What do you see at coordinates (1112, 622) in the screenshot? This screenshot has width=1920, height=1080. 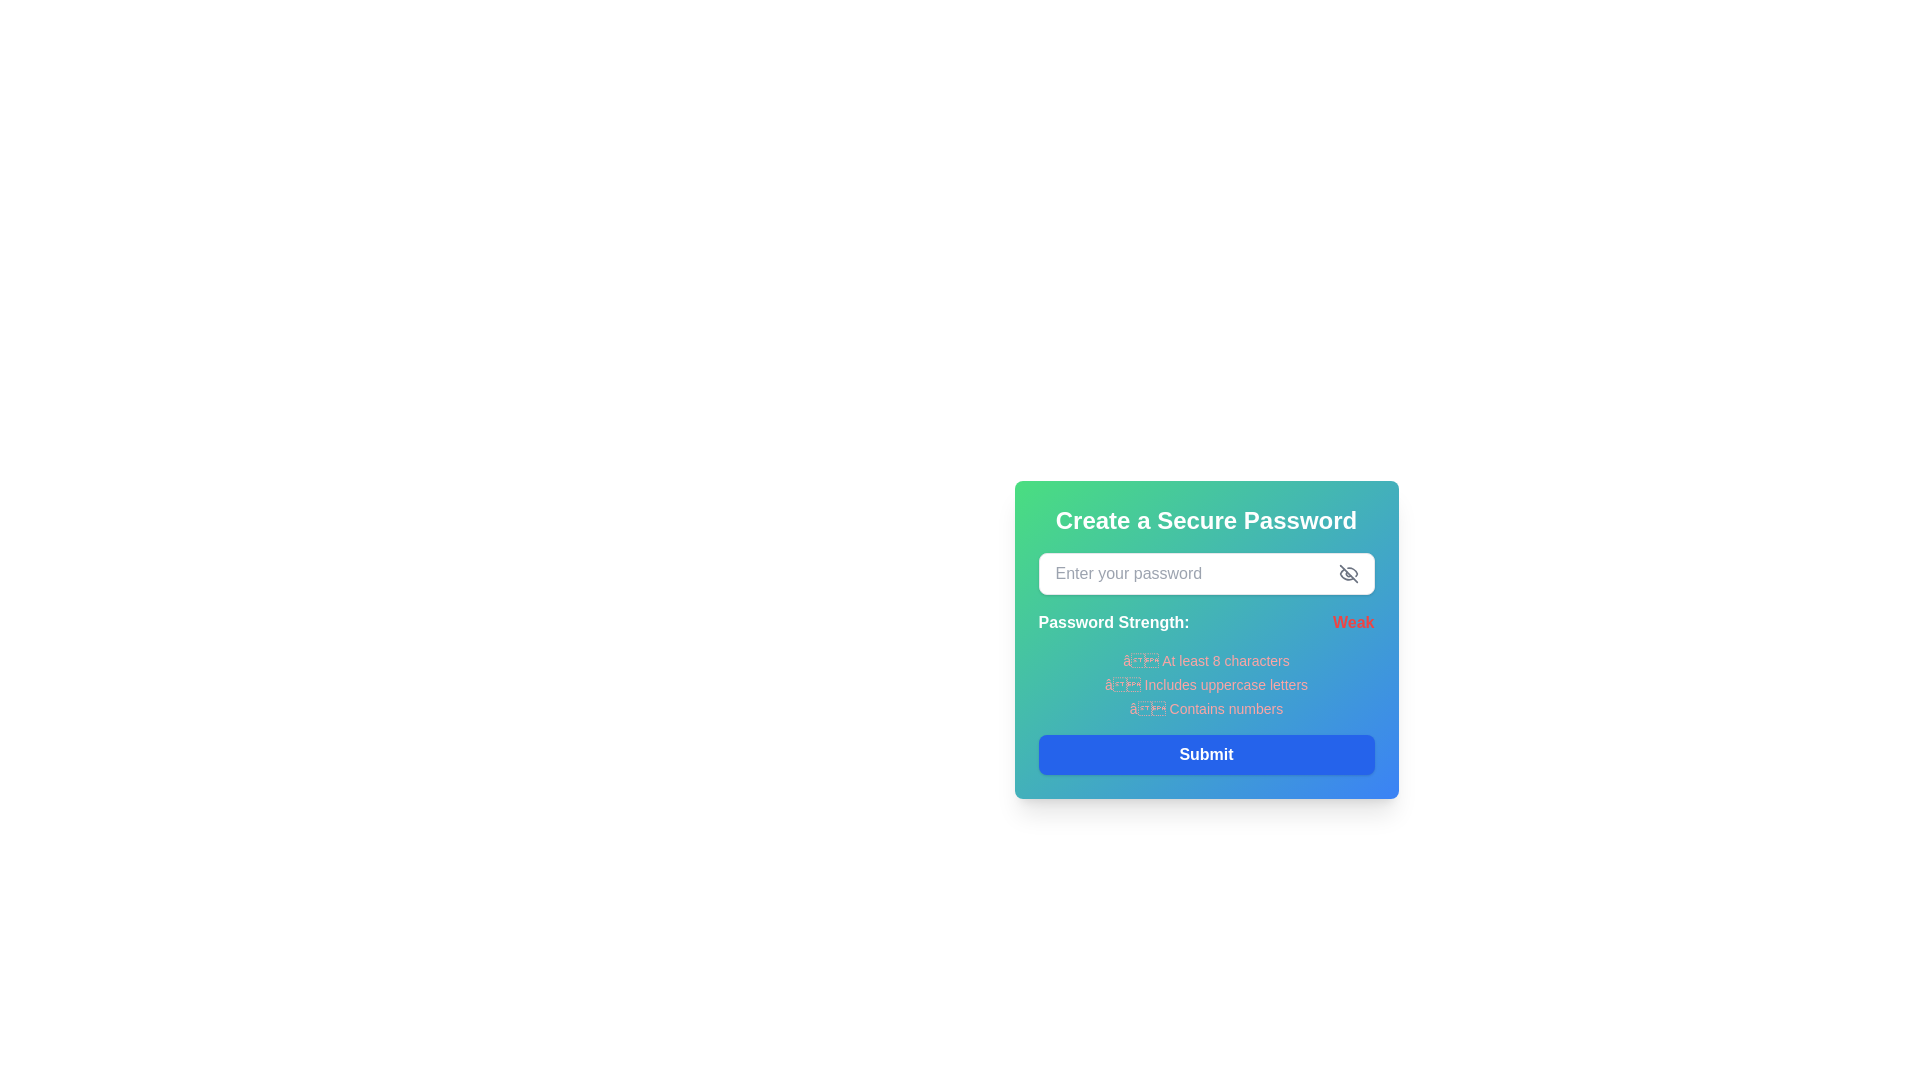 I see `the text label displaying 'Password Strength:' which is styled with a white bold font against a gradient background, located prominently in the password creation interface` at bounding box center [1112, 622].